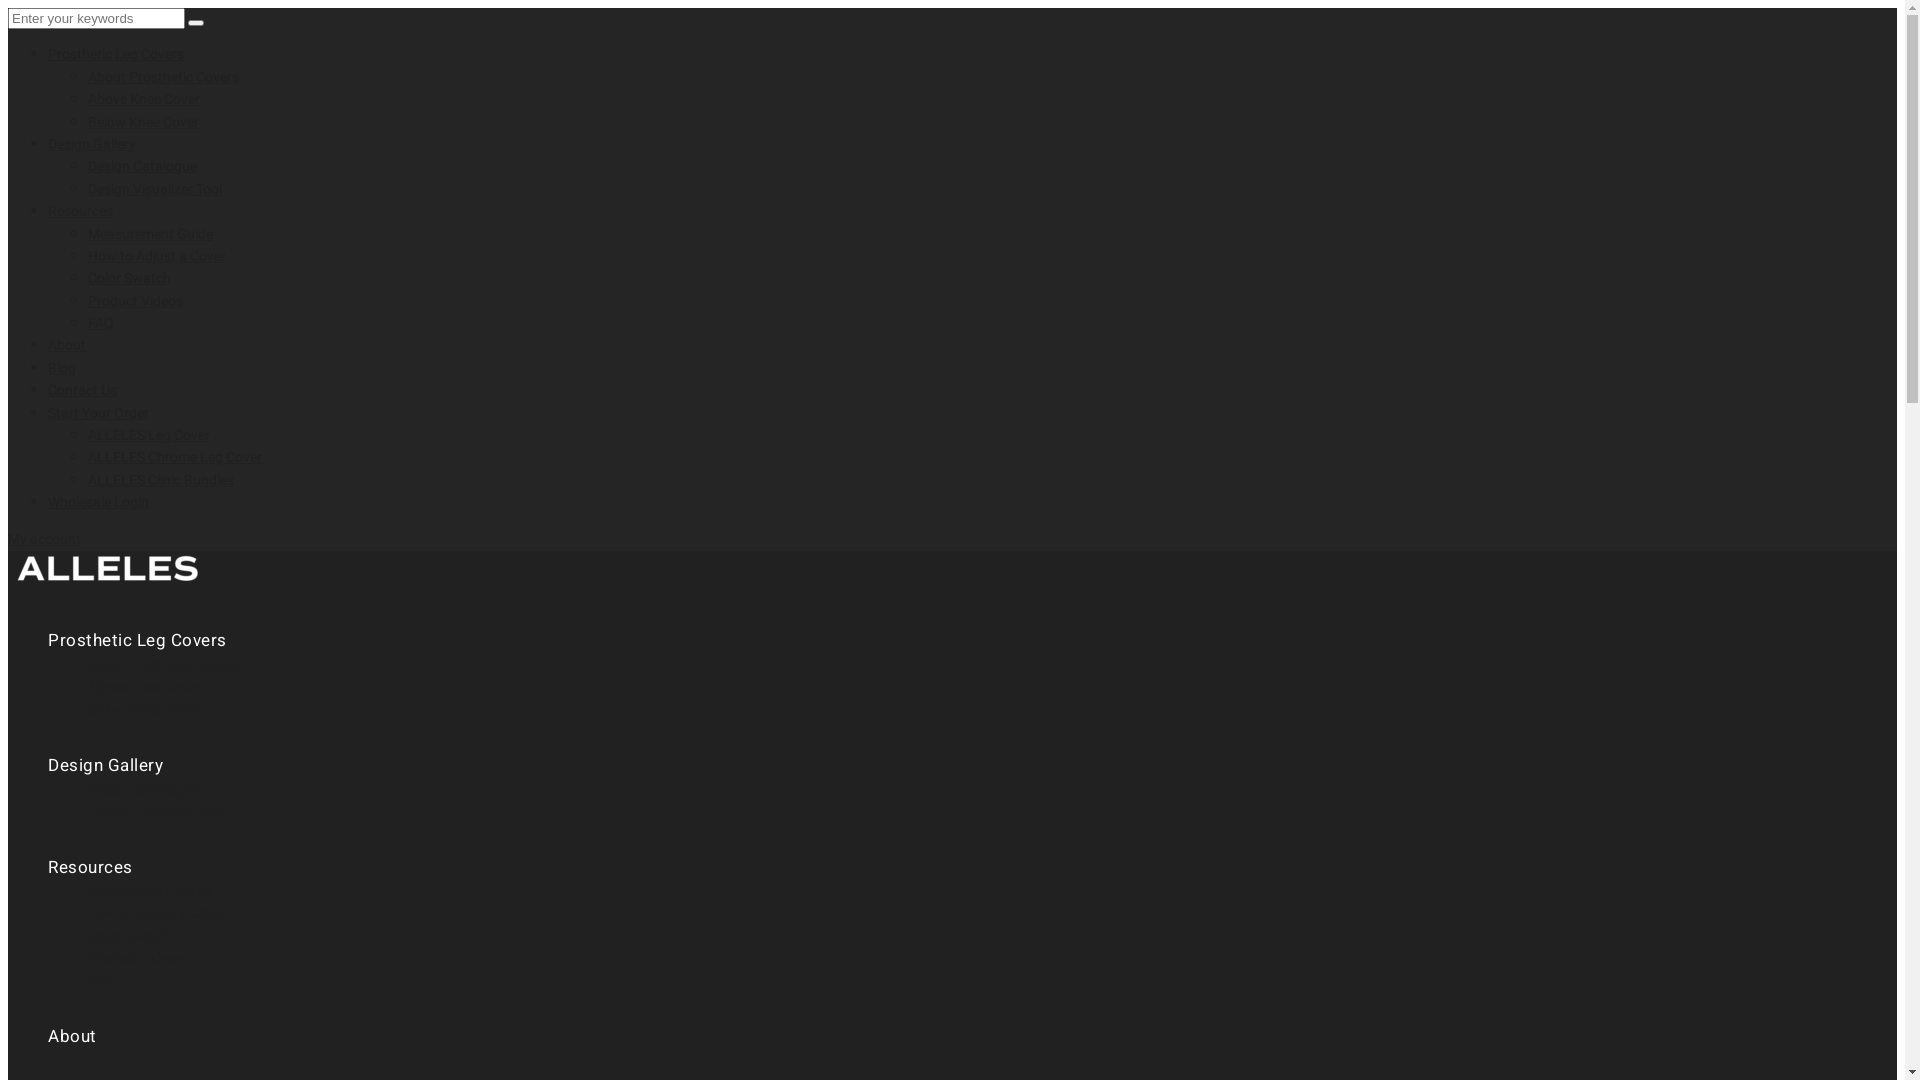  I want to click on 'Above Knee Cover', so click(143, 99).